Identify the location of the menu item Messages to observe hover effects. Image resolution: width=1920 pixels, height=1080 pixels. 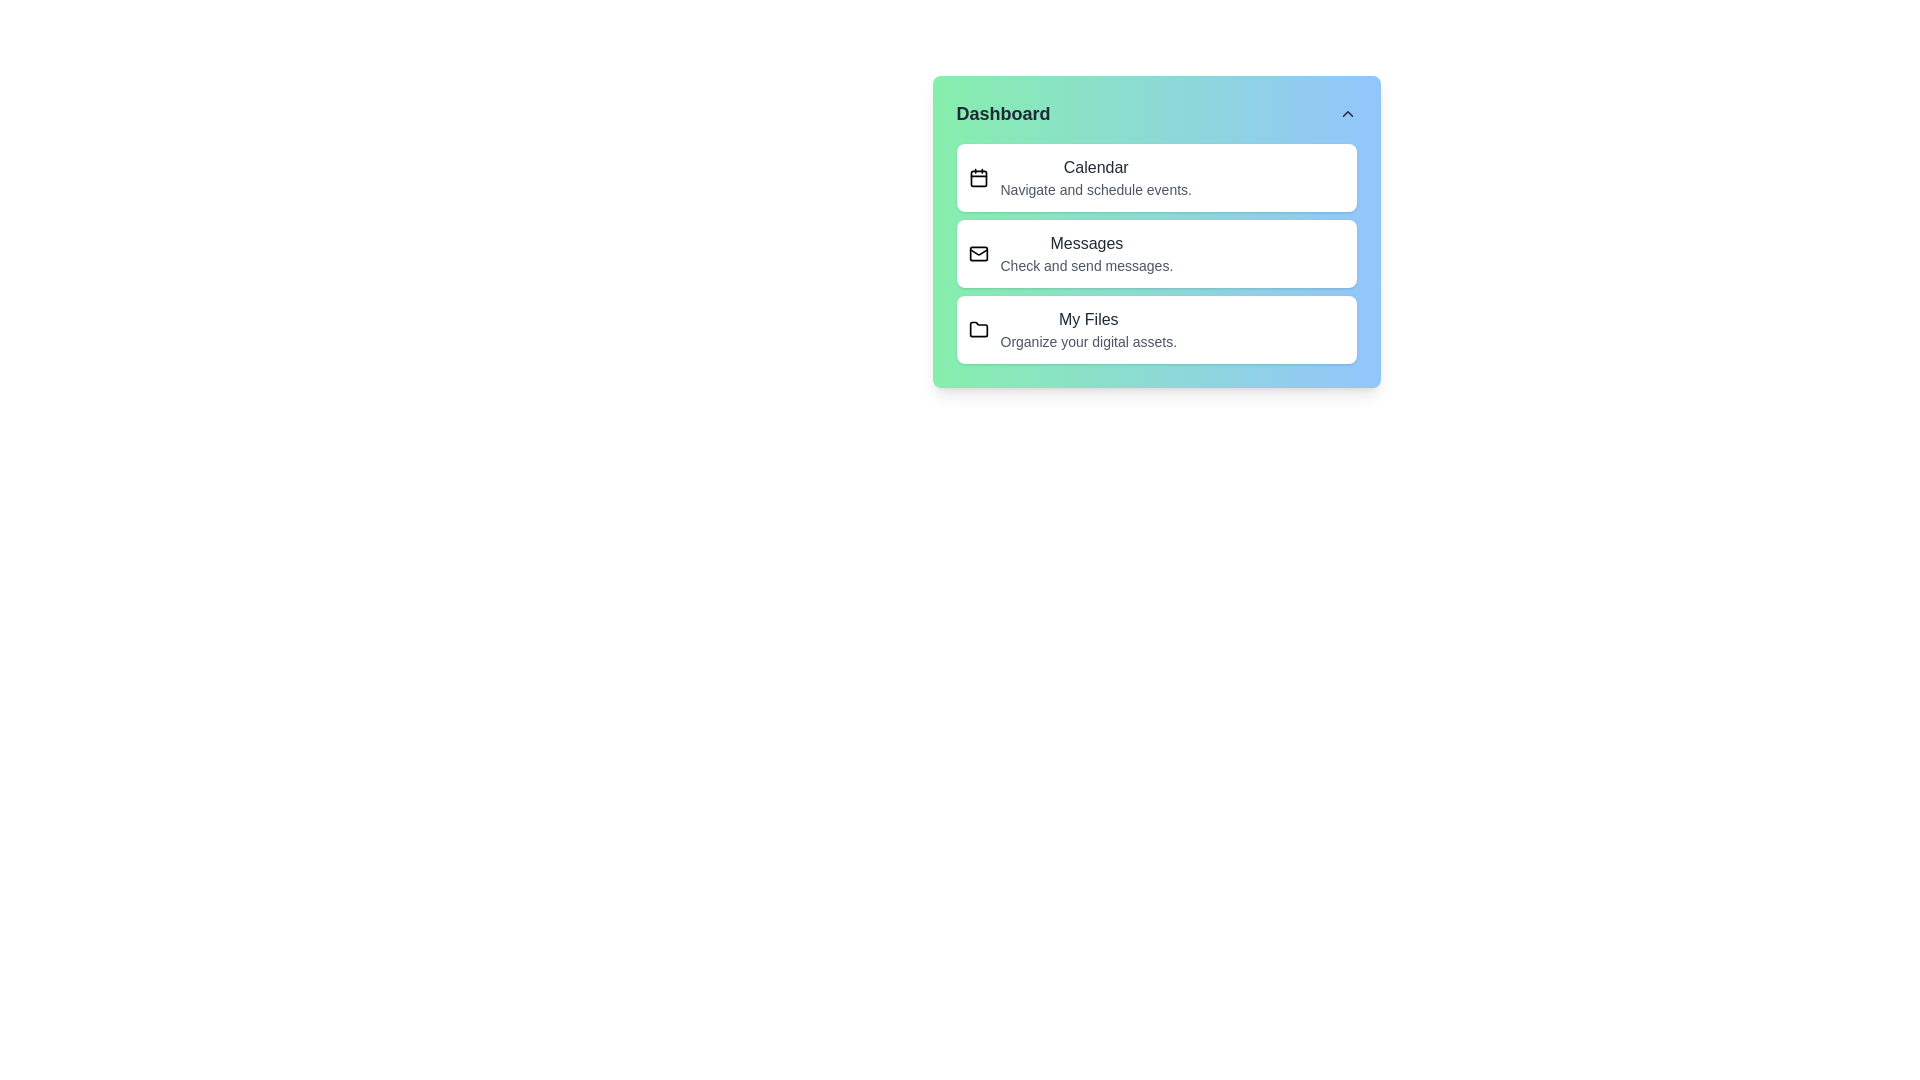
(1156, 253).